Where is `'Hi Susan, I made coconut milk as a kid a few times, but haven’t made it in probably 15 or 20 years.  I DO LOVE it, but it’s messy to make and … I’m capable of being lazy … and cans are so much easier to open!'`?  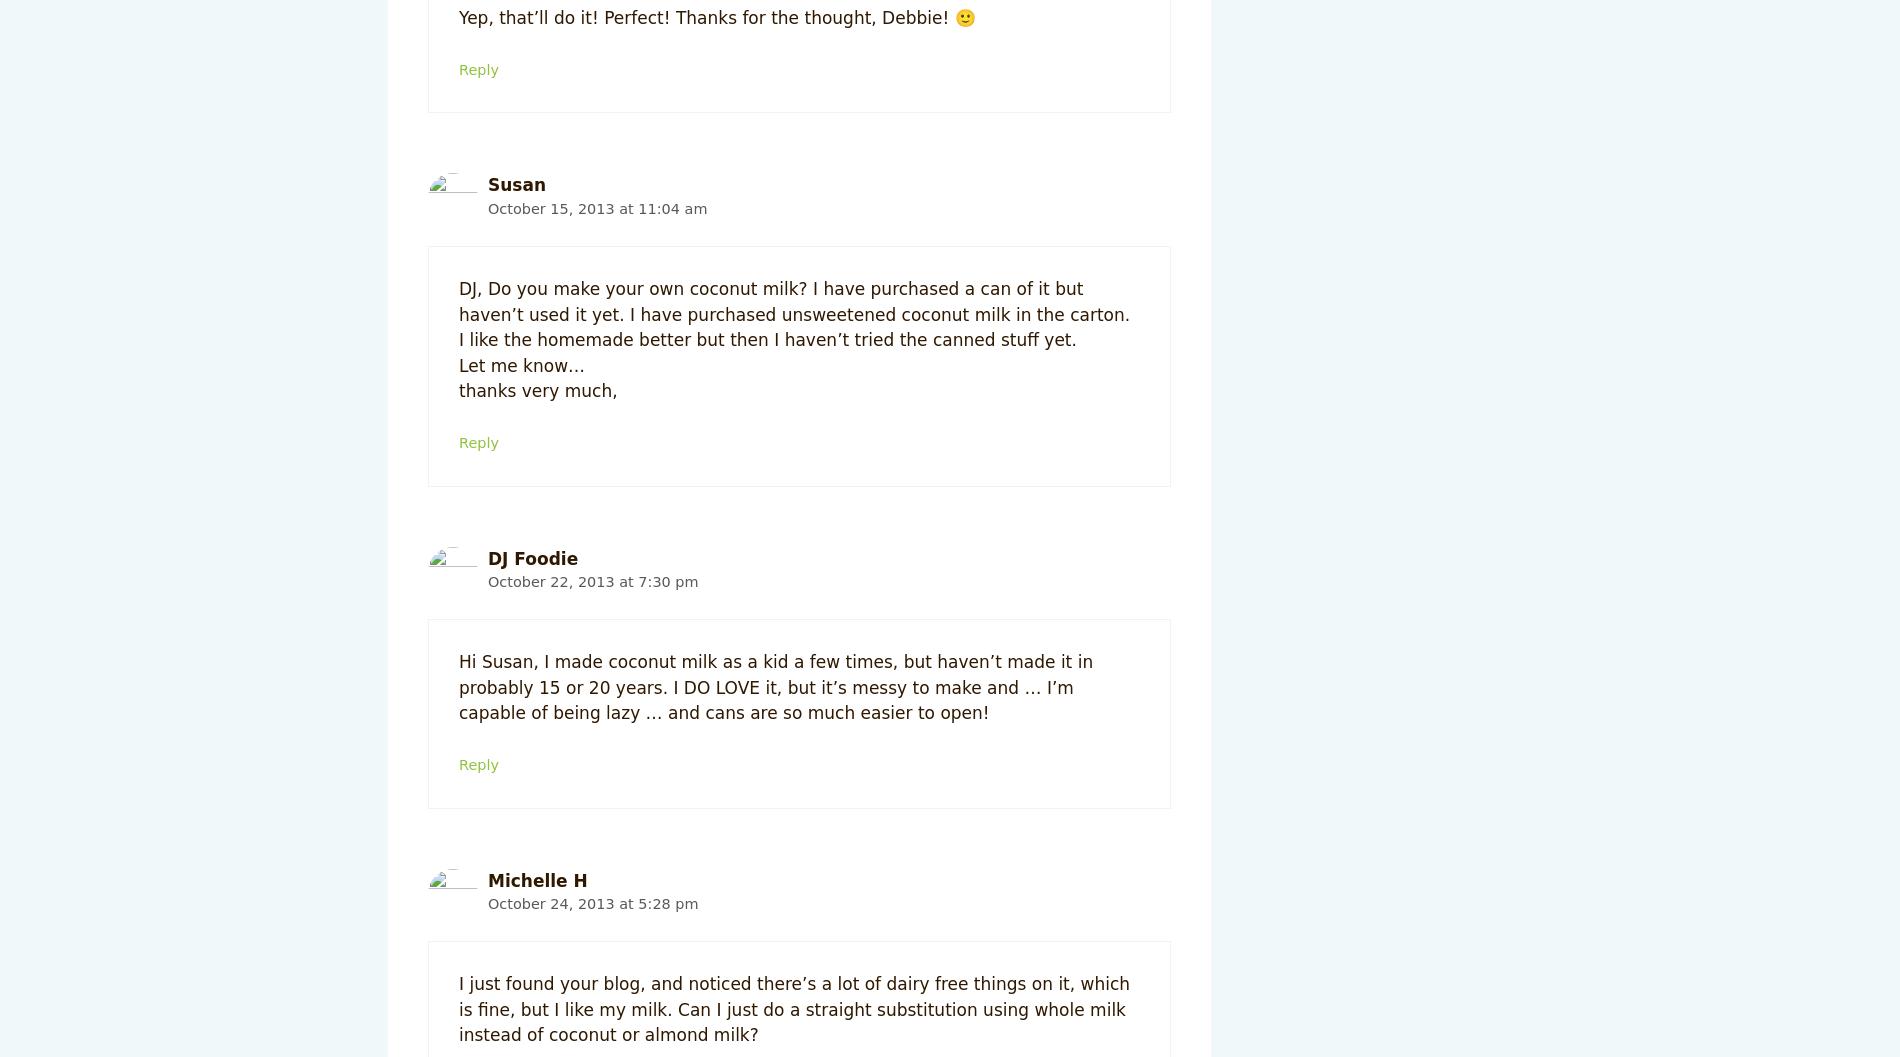
'Hi Susan, I made coconut milk as a kid a few times, but haven’t made it in probably 15 or 20 years.  I DO LOVE it, but it’s messy to make and … I’m capable of being lazy … and cans are so much easier to open!' is located at coordinates (774, 686).